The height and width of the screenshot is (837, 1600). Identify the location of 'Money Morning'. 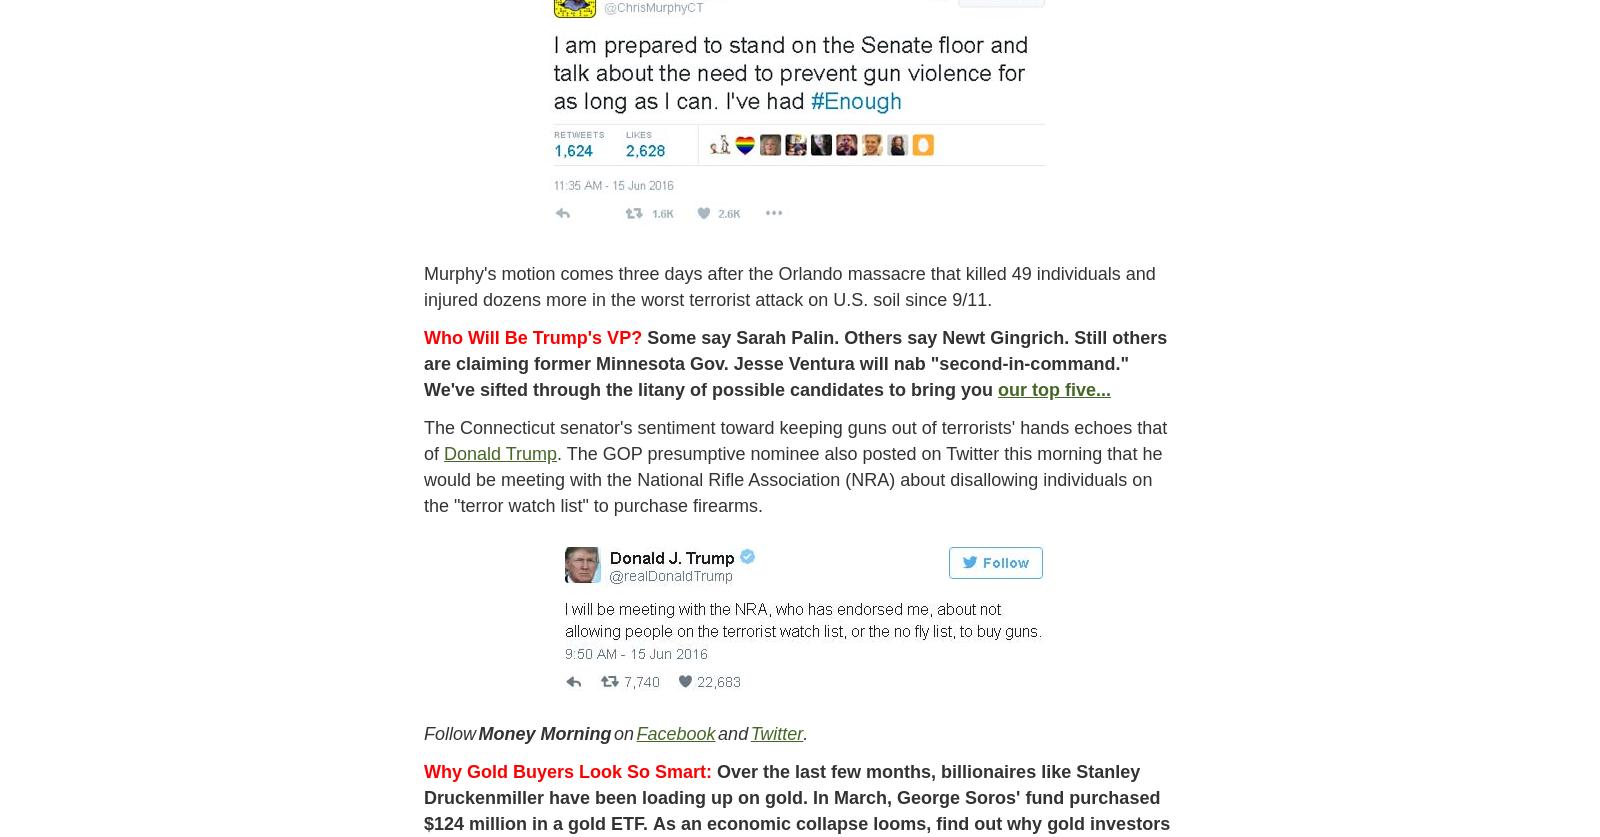
(477, 731).